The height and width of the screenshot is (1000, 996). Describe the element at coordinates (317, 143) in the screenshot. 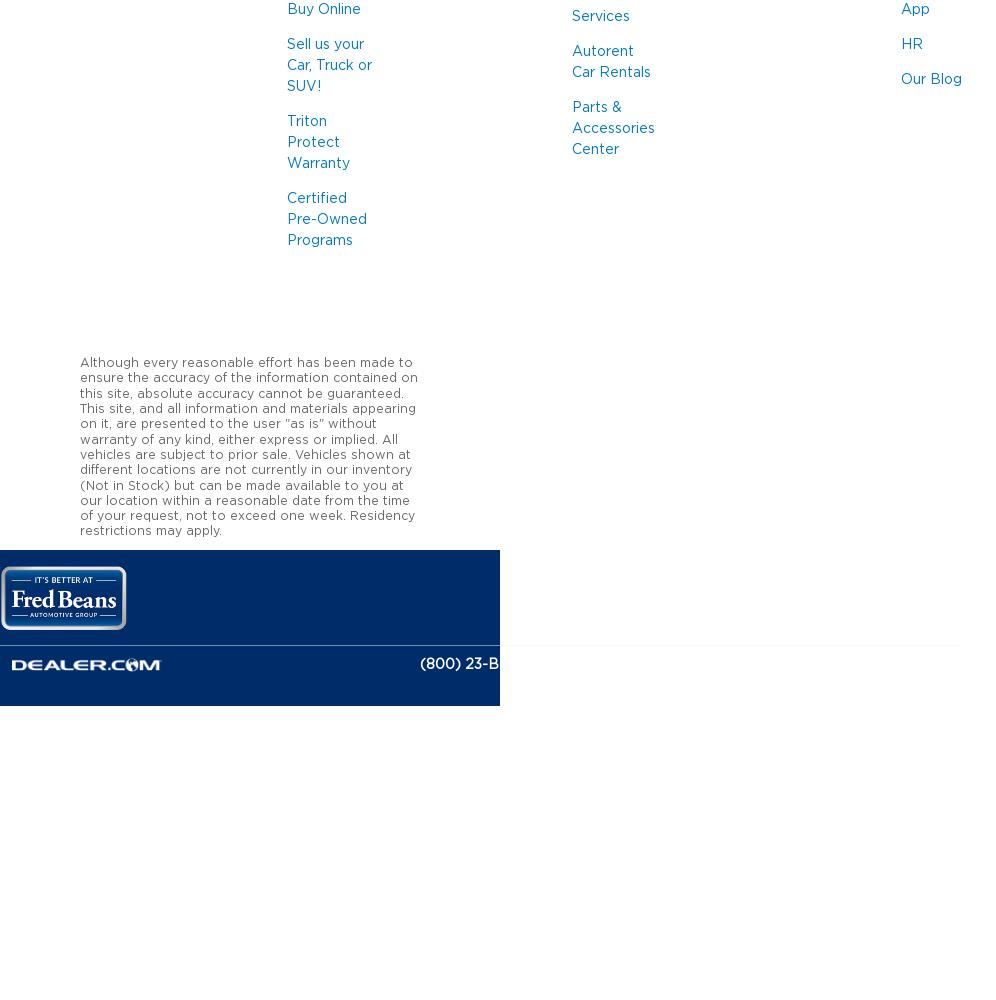

I see `'Triton Protect Warranty'` at that location.